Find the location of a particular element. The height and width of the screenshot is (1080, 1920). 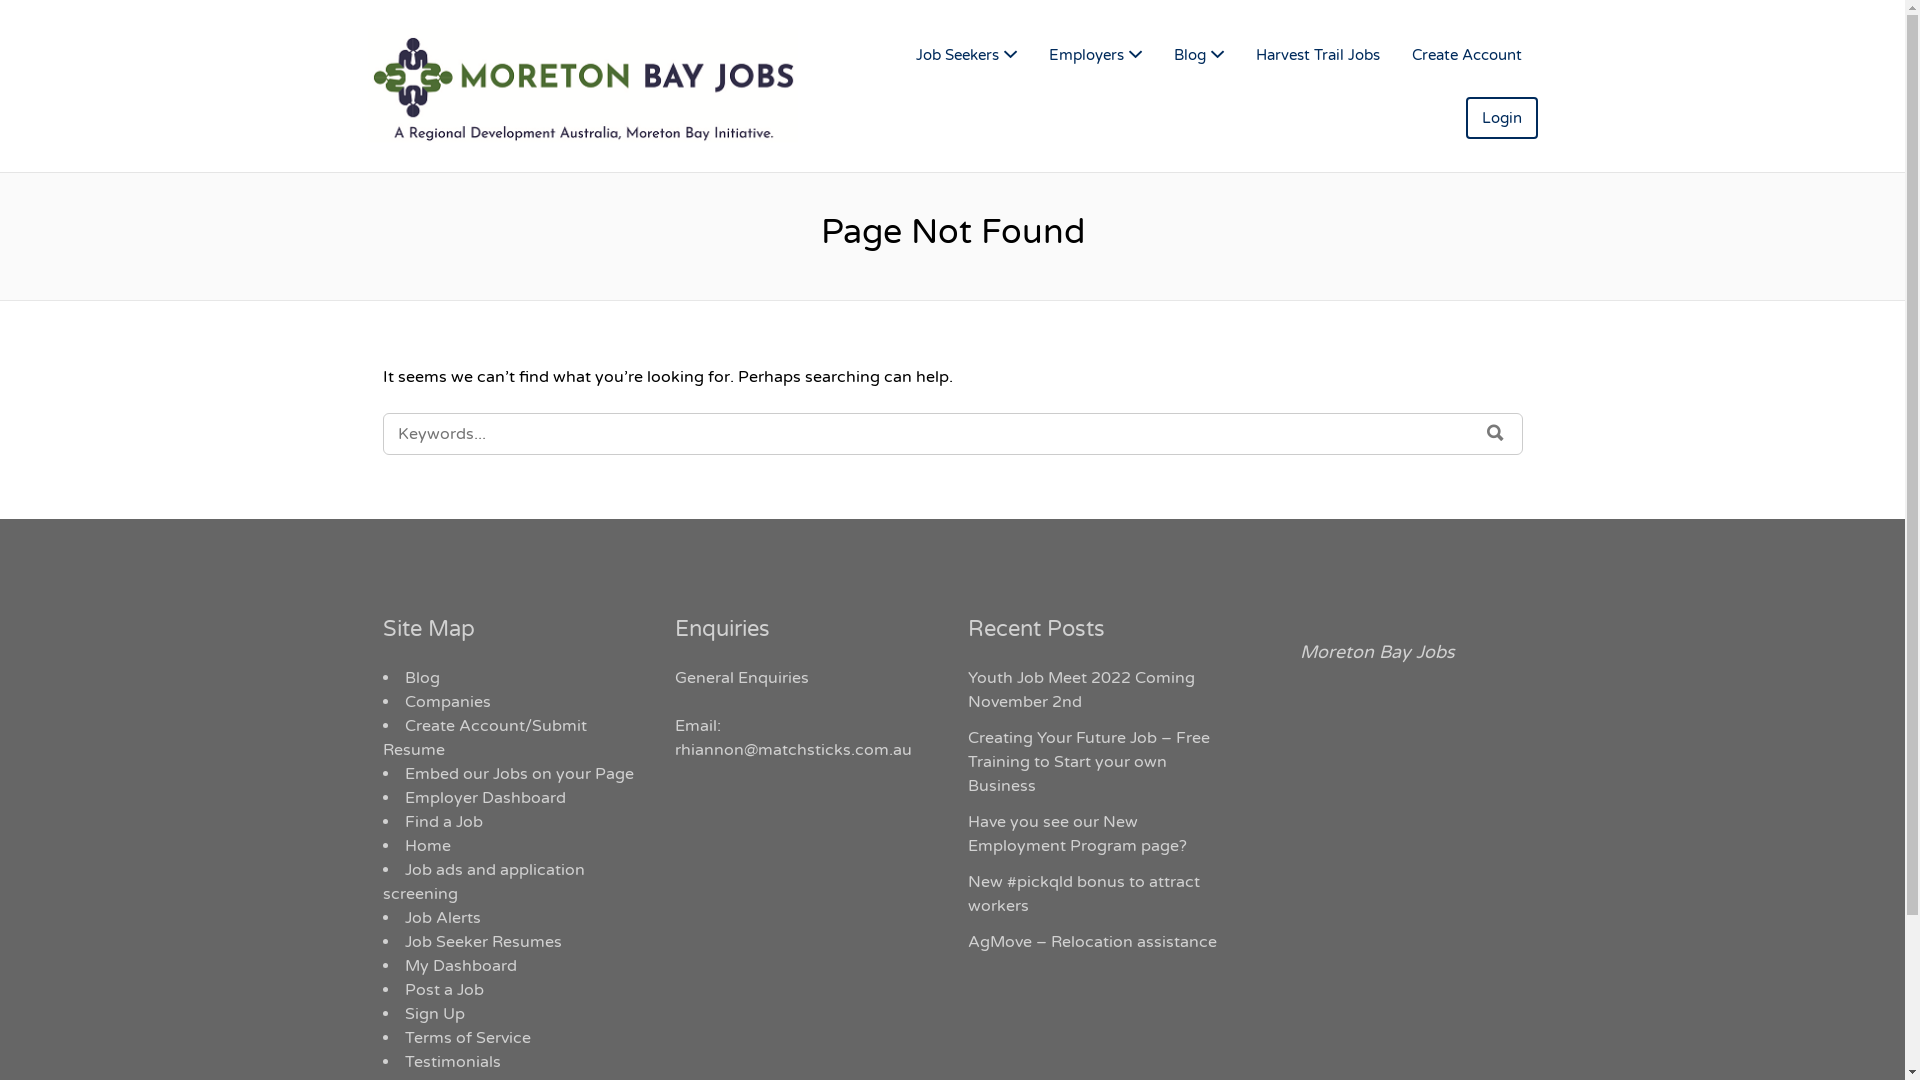

'Sign Up' is located at coordinates (432, 1014).